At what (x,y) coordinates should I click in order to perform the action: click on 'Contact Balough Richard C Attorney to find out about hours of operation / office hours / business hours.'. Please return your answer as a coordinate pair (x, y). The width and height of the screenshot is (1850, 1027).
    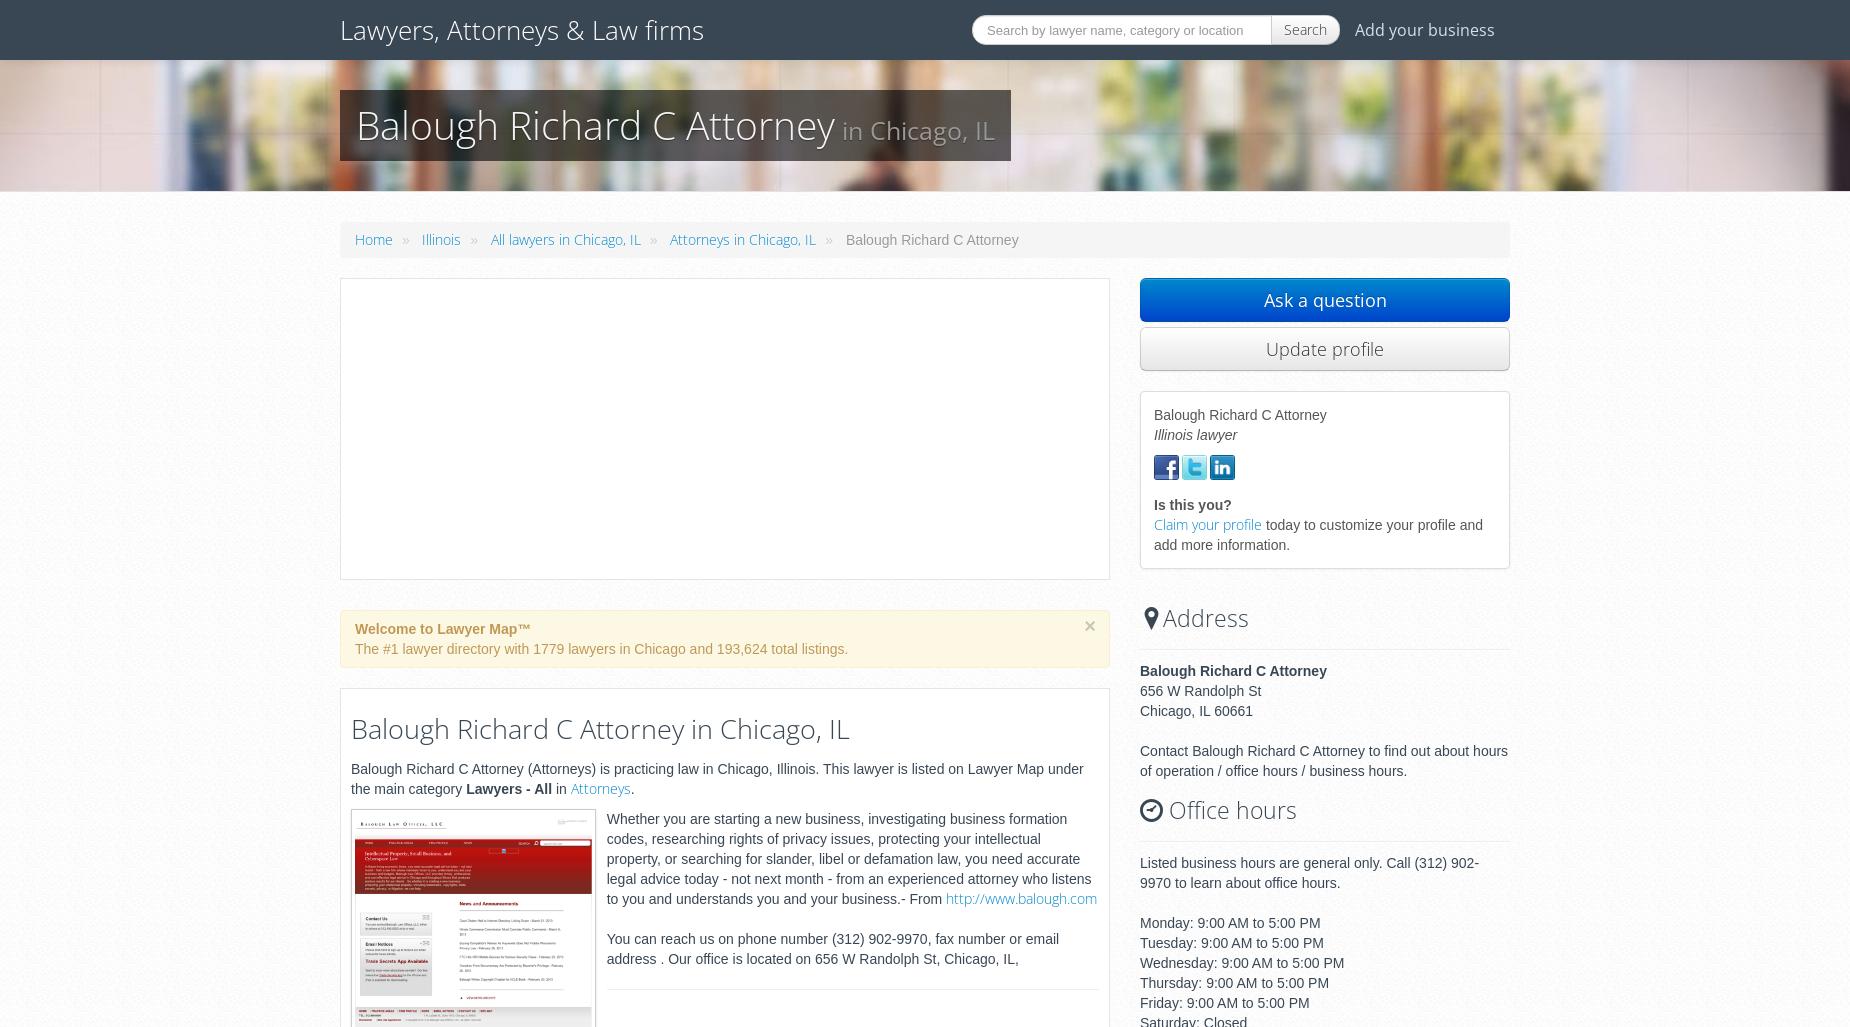
    Looking at the image, I should click on (1138, 760).